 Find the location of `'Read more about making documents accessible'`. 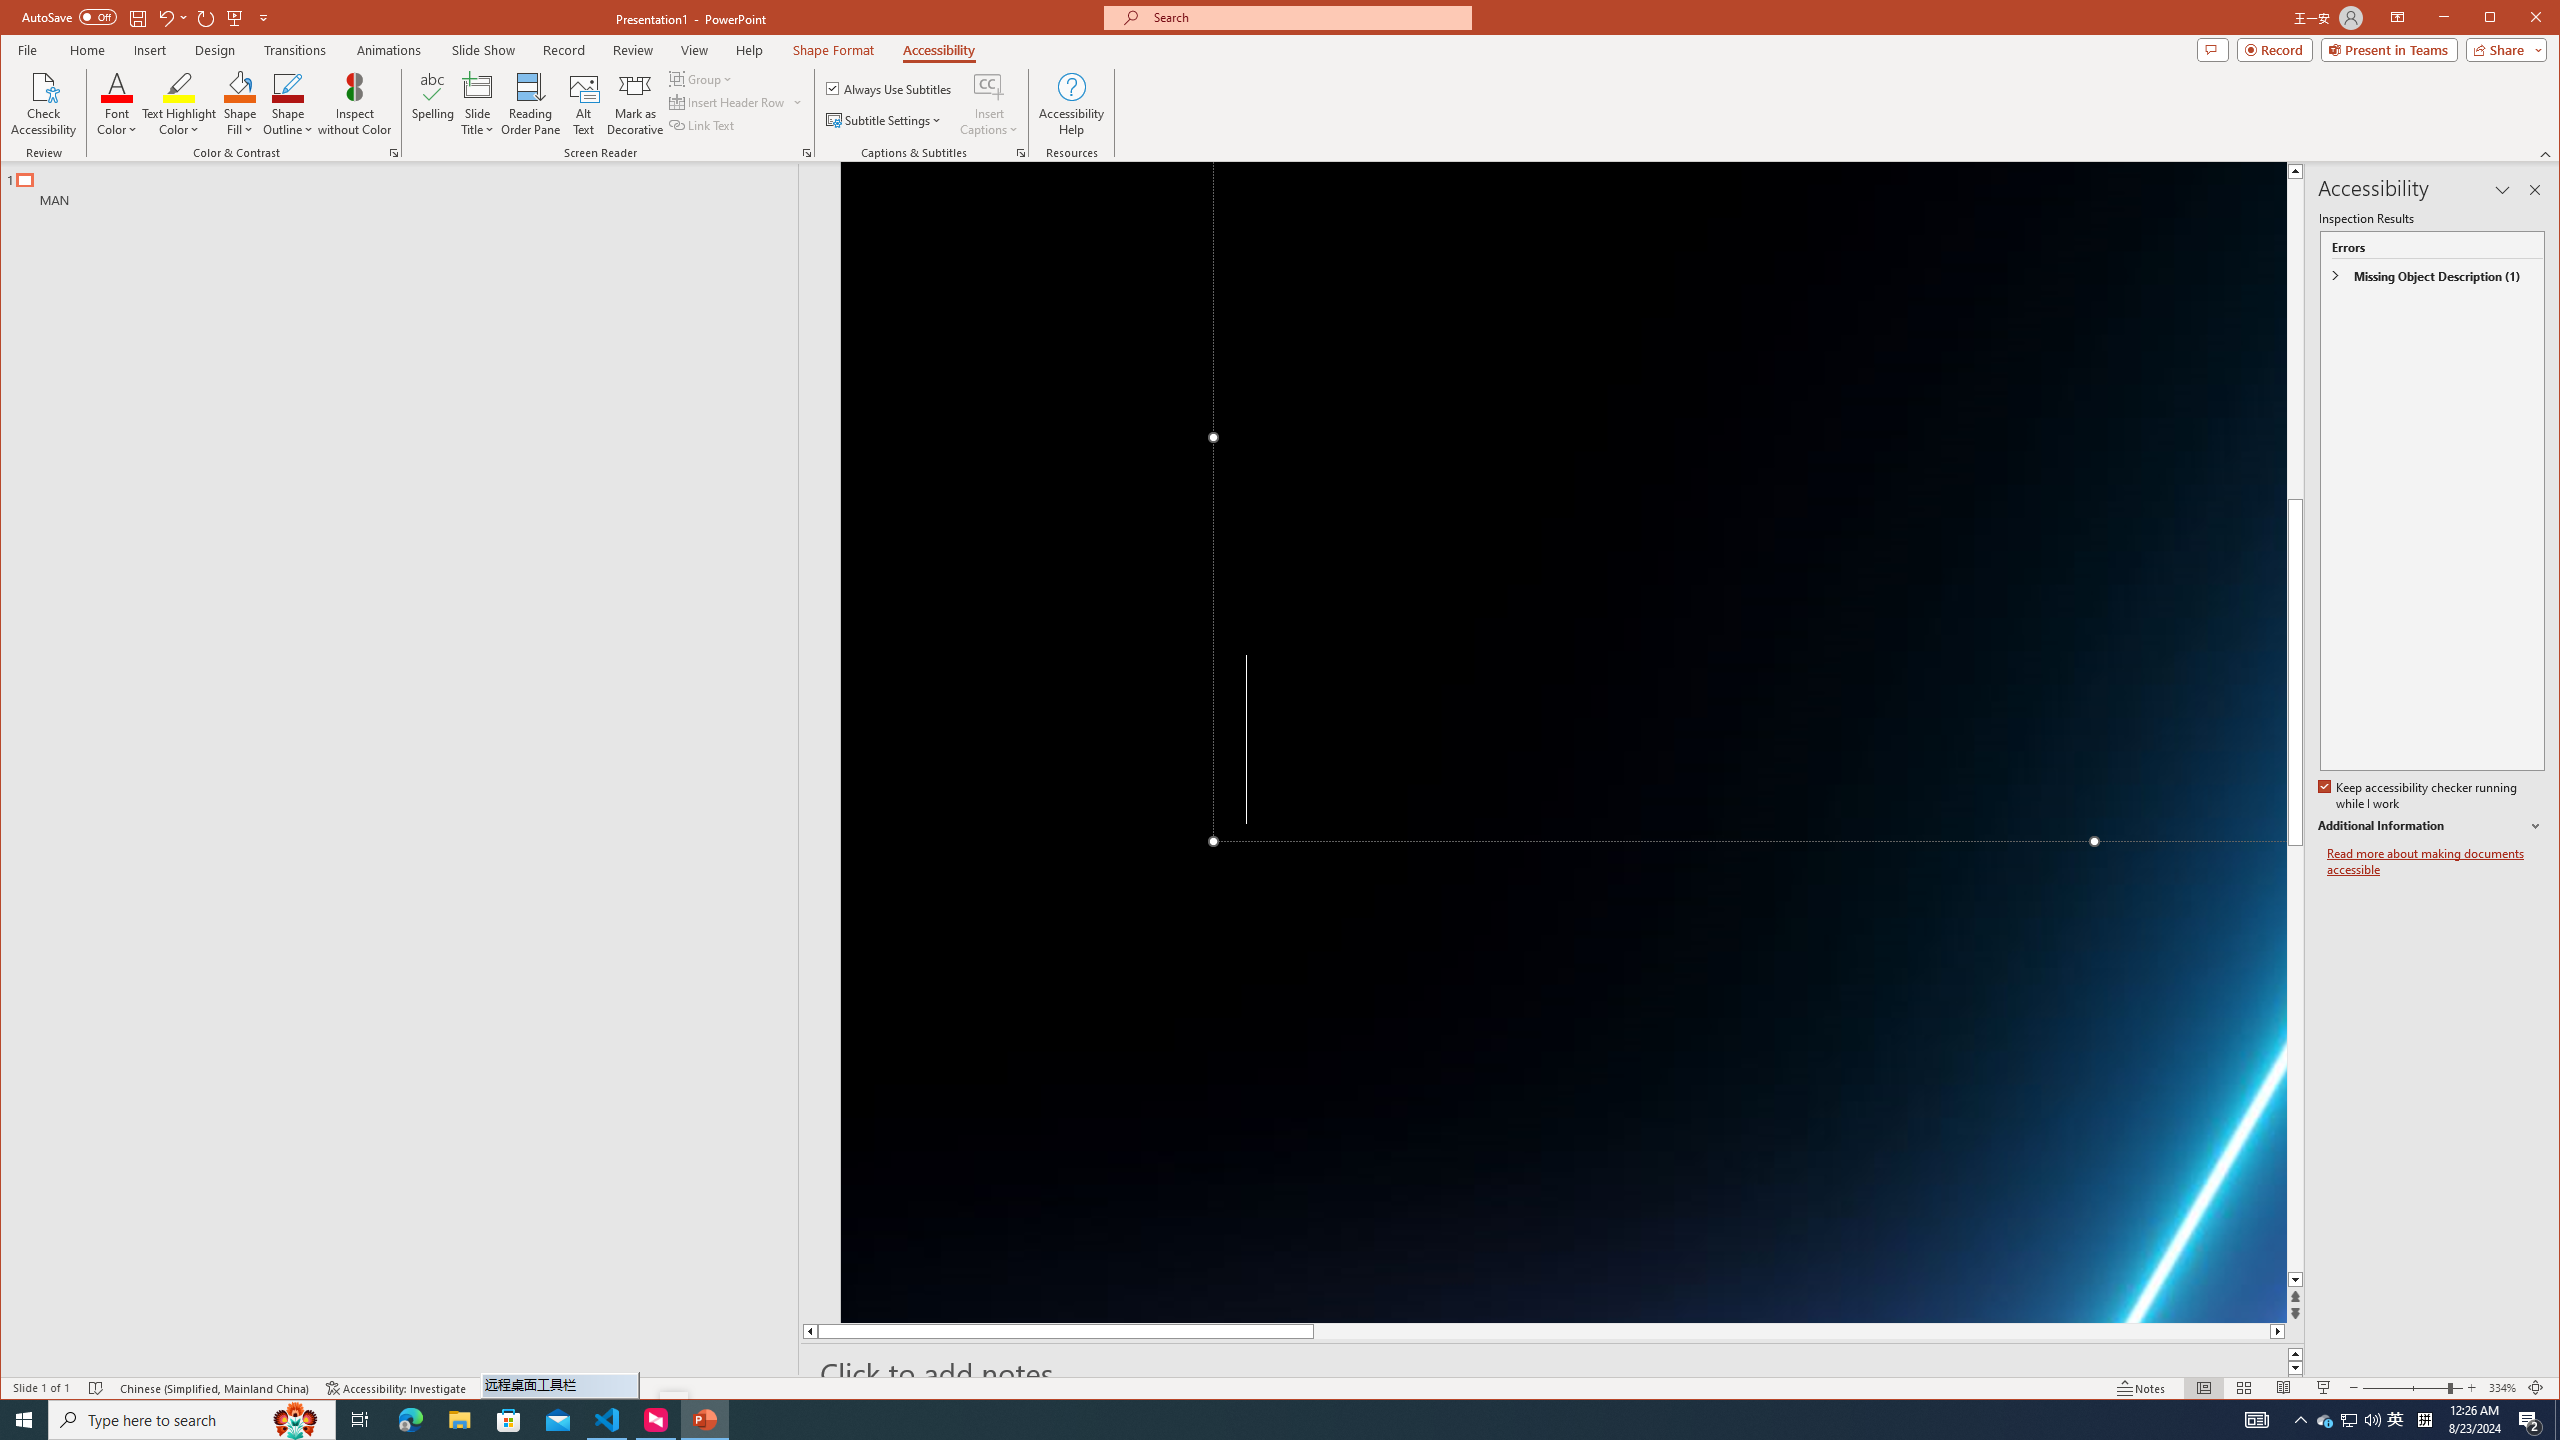

'Read more about making documents accessible' is located at coordinates (2434, 861).